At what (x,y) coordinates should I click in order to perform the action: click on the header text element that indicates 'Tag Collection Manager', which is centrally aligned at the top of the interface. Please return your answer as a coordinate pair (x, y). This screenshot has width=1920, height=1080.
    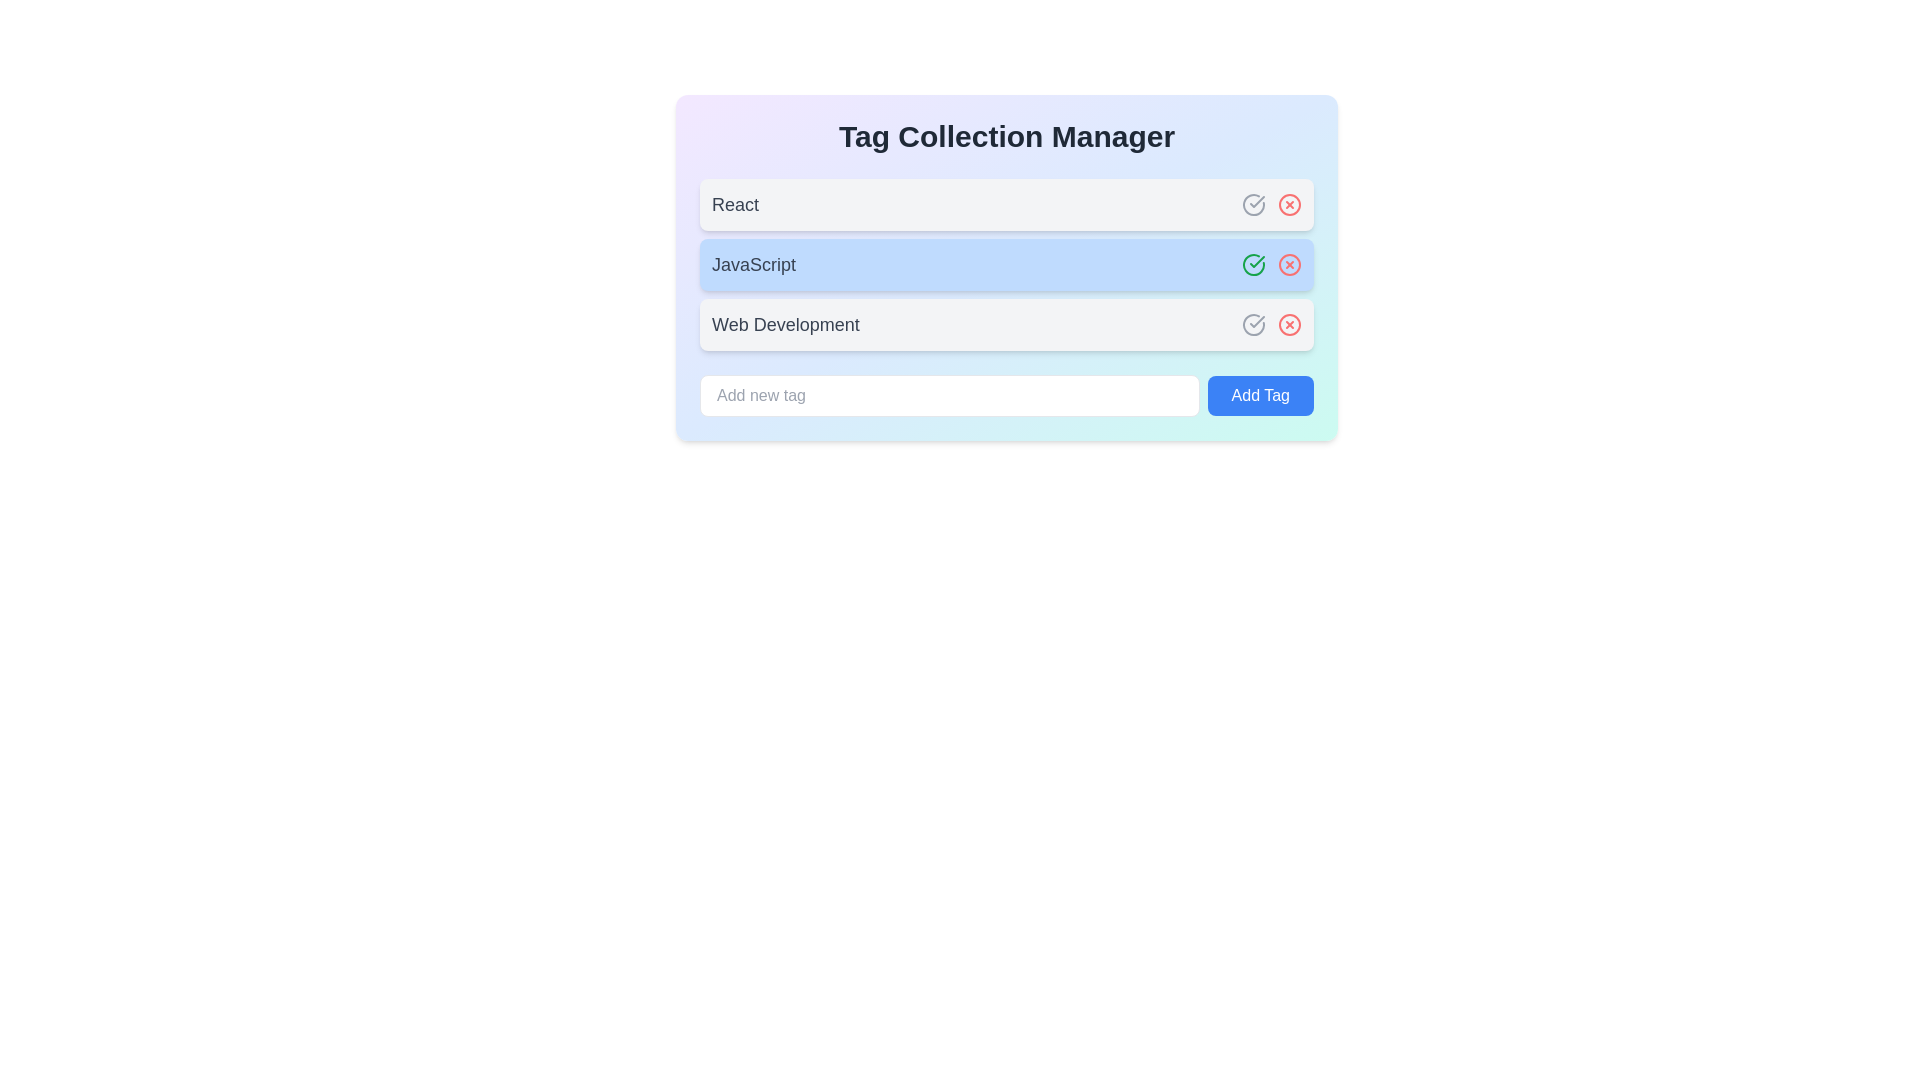
    Looking at the image, I should click on (1007, 136).